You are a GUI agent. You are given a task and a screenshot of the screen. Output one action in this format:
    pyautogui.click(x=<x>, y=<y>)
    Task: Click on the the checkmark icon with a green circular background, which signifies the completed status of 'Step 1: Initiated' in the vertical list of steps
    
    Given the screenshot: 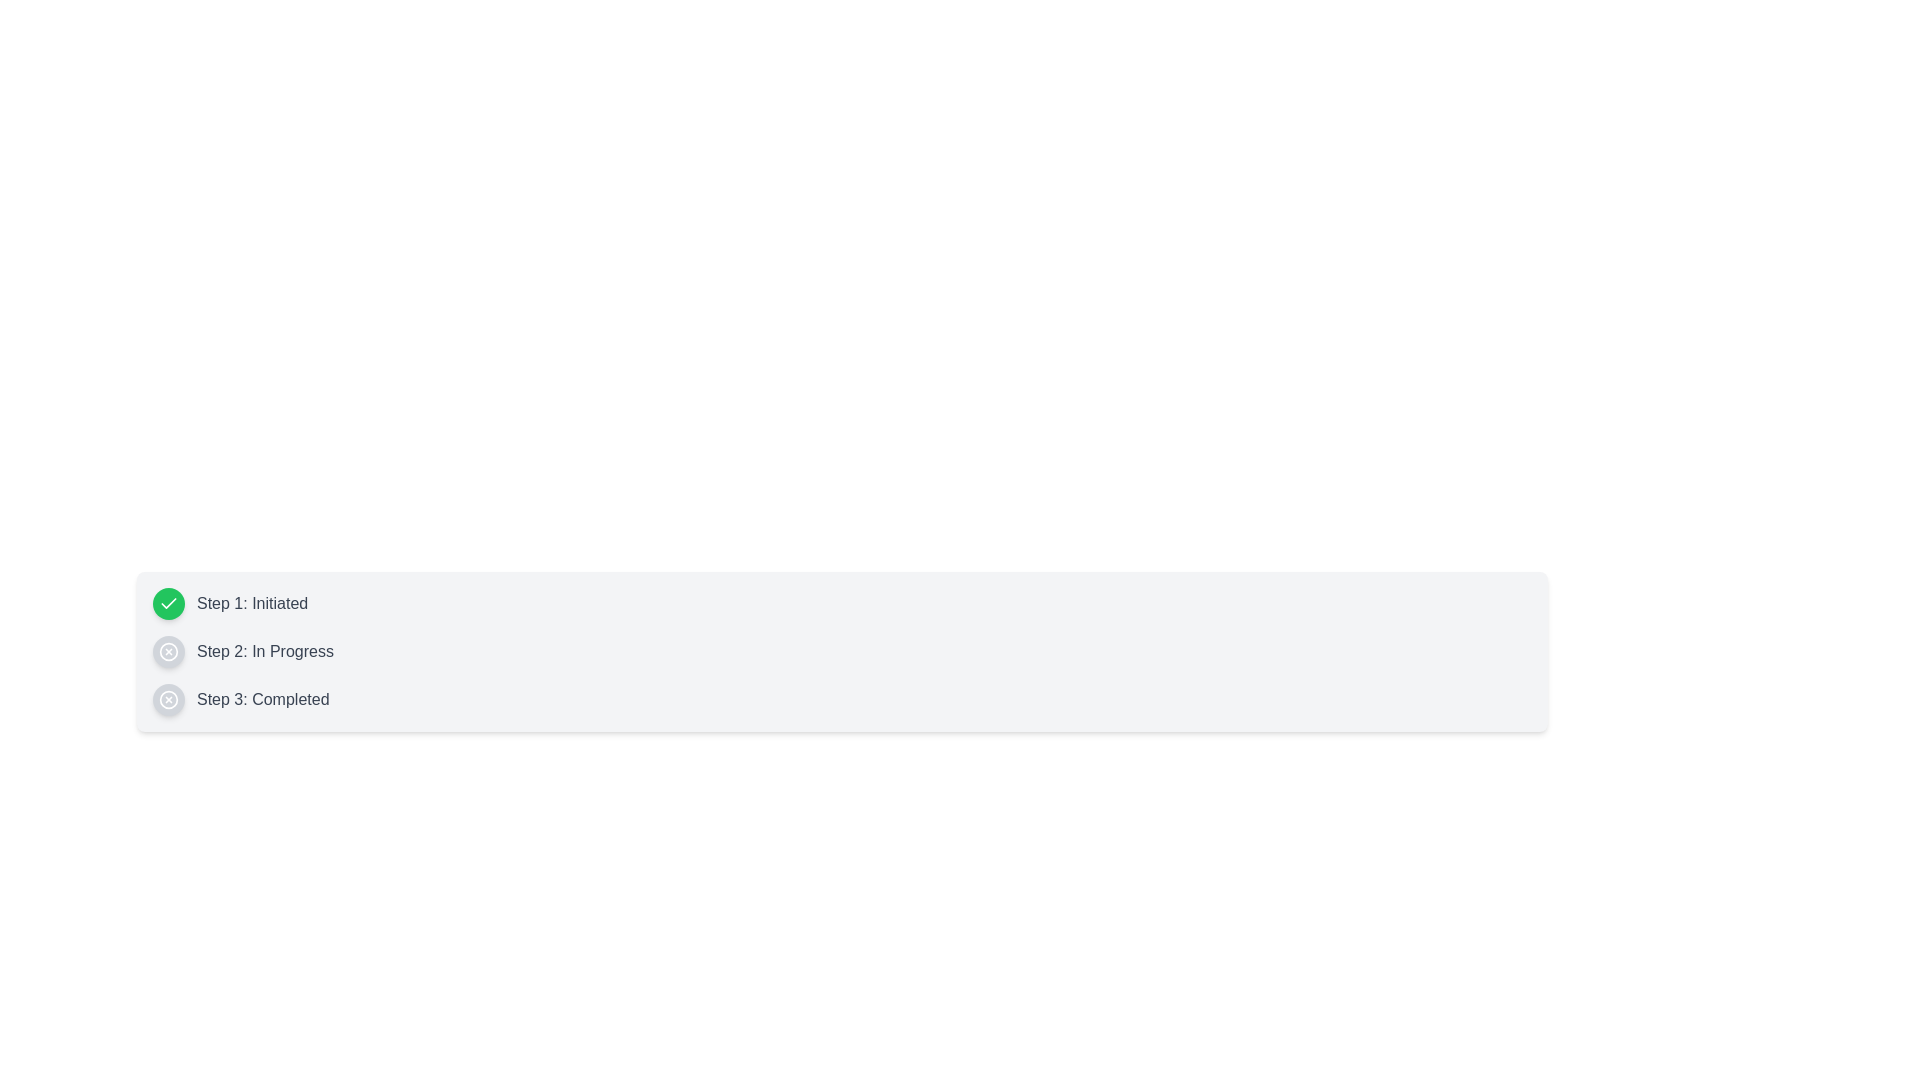 What is the action you would take?
    pyautogui.click(x=168, y=603)
    